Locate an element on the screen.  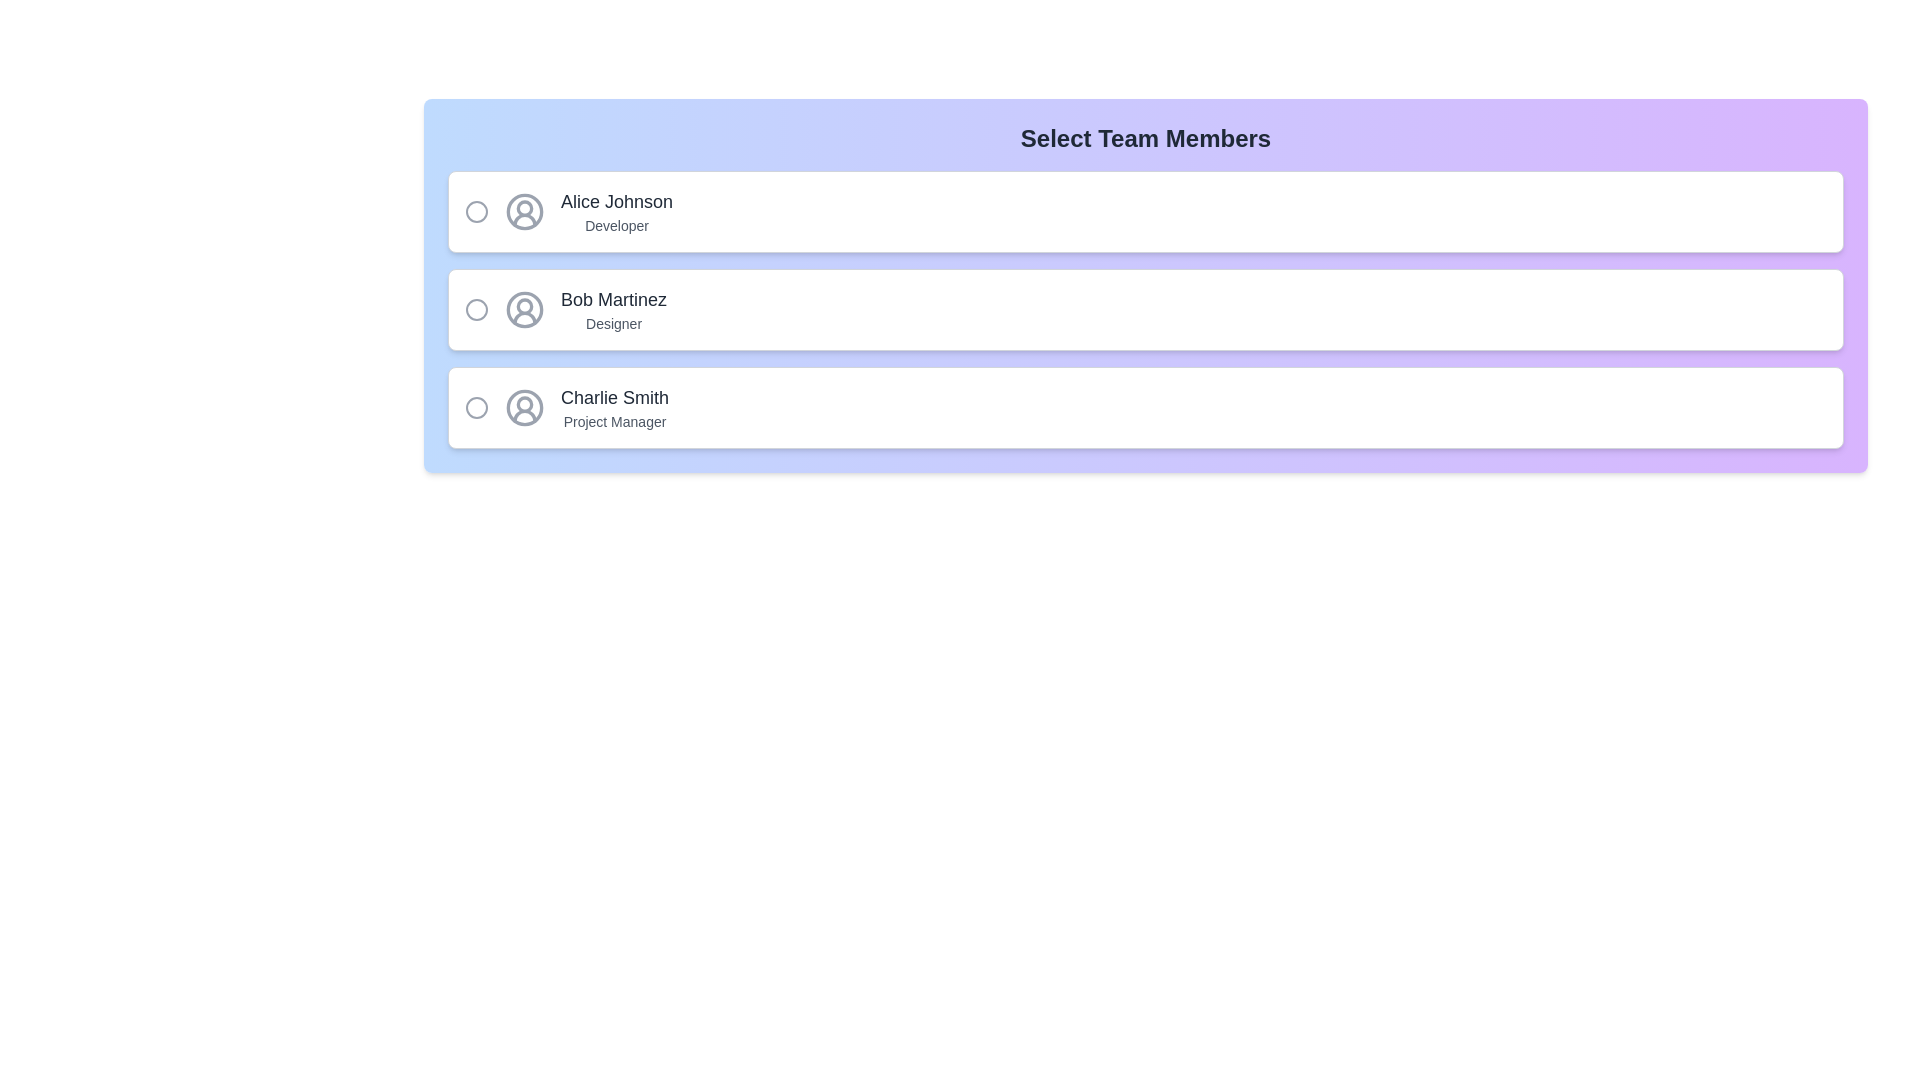
the first SVG Circle Graphic, which serves as a visual indicator for selecting options, located left of the 'Alice Johnson' text block is located at coordinates (475, 212).